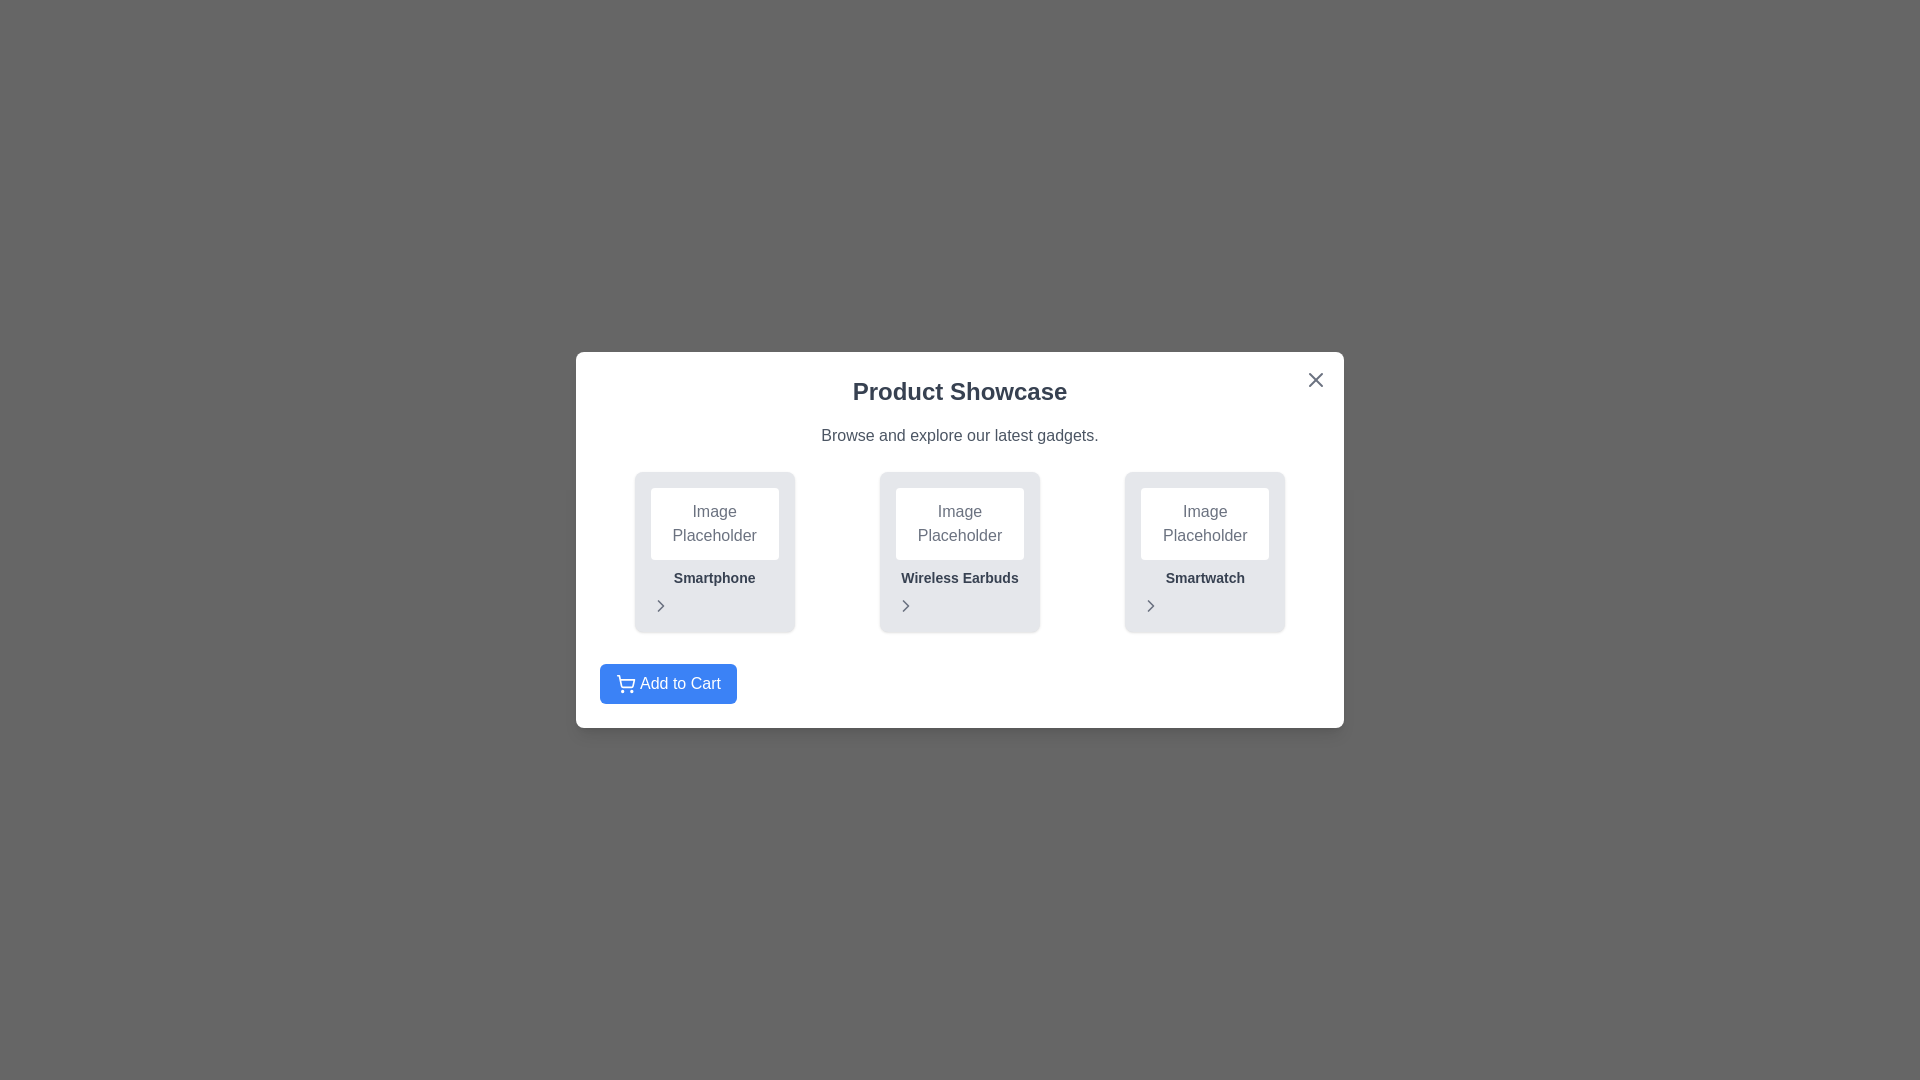  I want to click on the 'Wireless Earbuds' product showcase card located in the 'Product Showcase' modal, so click(960, 540).